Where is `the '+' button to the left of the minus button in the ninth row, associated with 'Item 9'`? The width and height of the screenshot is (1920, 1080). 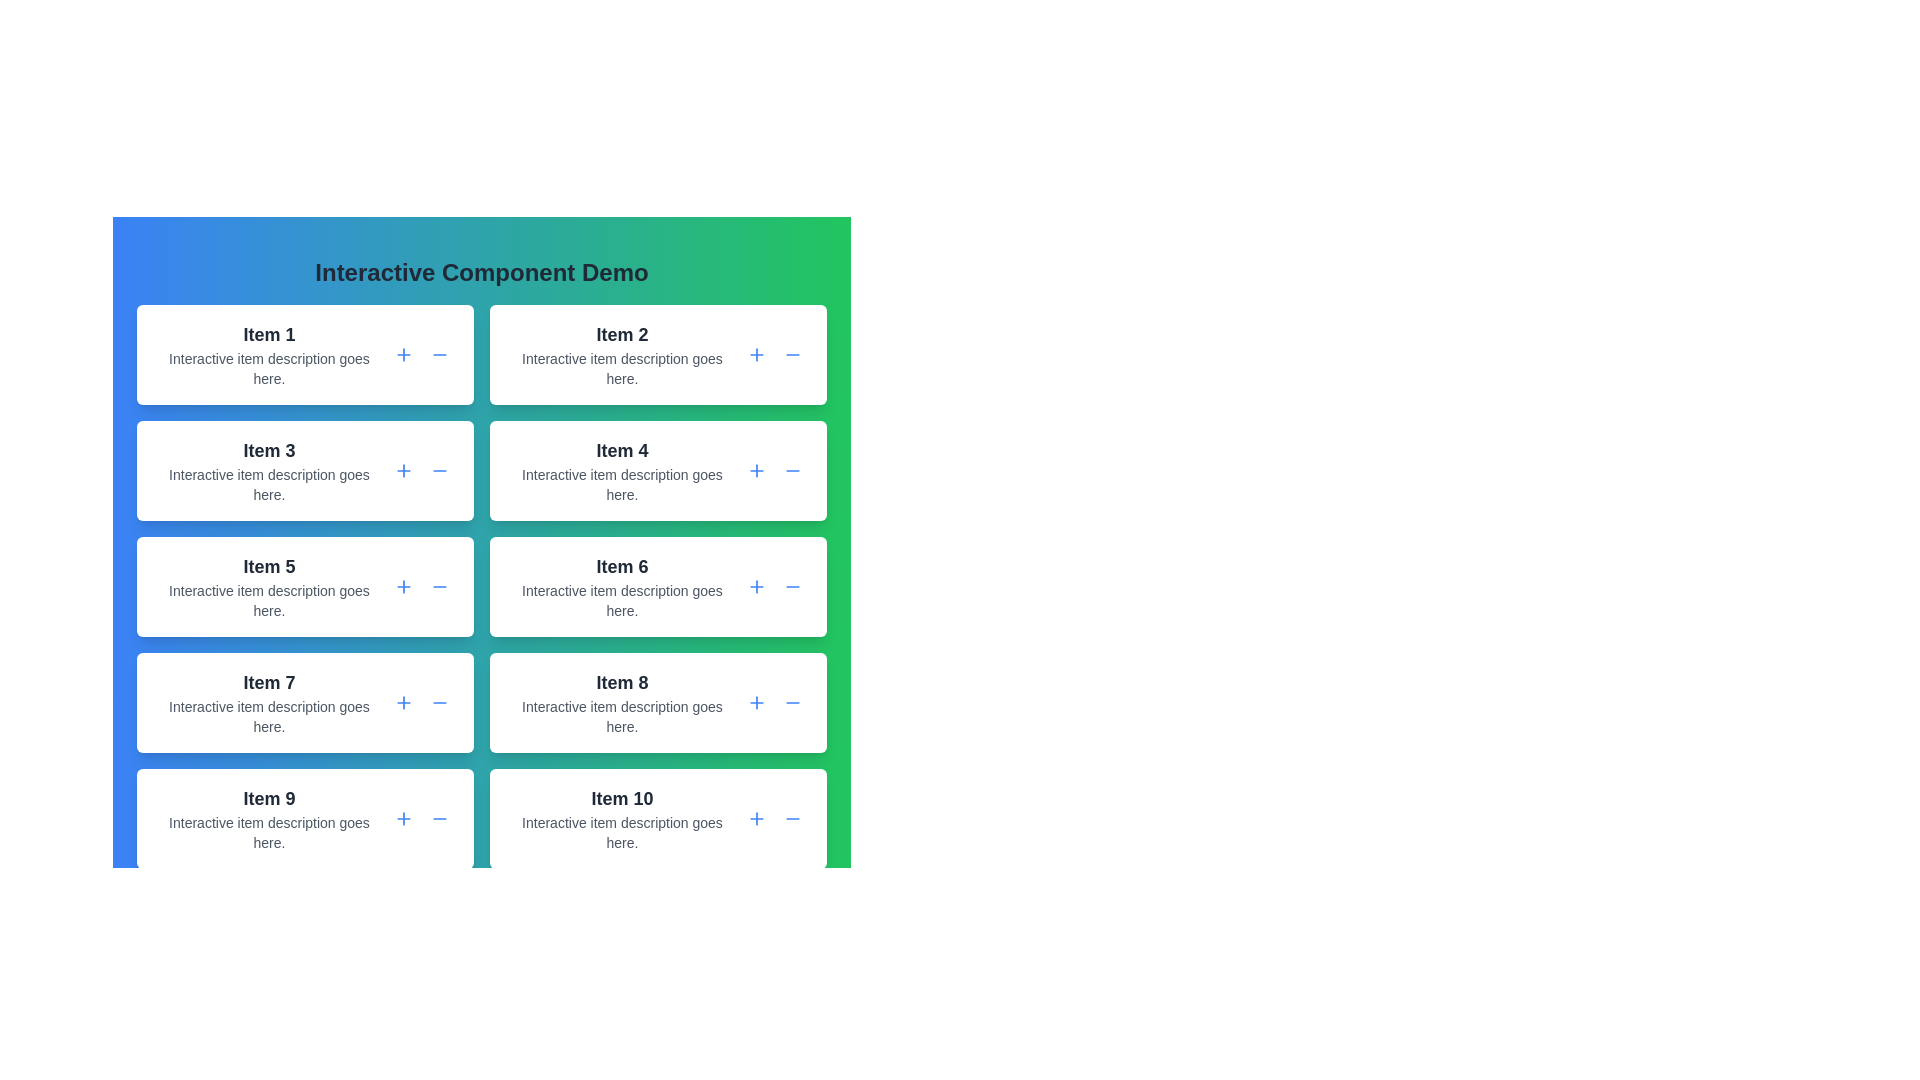
the '+' button to the left of the minus button in the ninth row, associated with 'Item 9' is located at coordinates (402, 818).